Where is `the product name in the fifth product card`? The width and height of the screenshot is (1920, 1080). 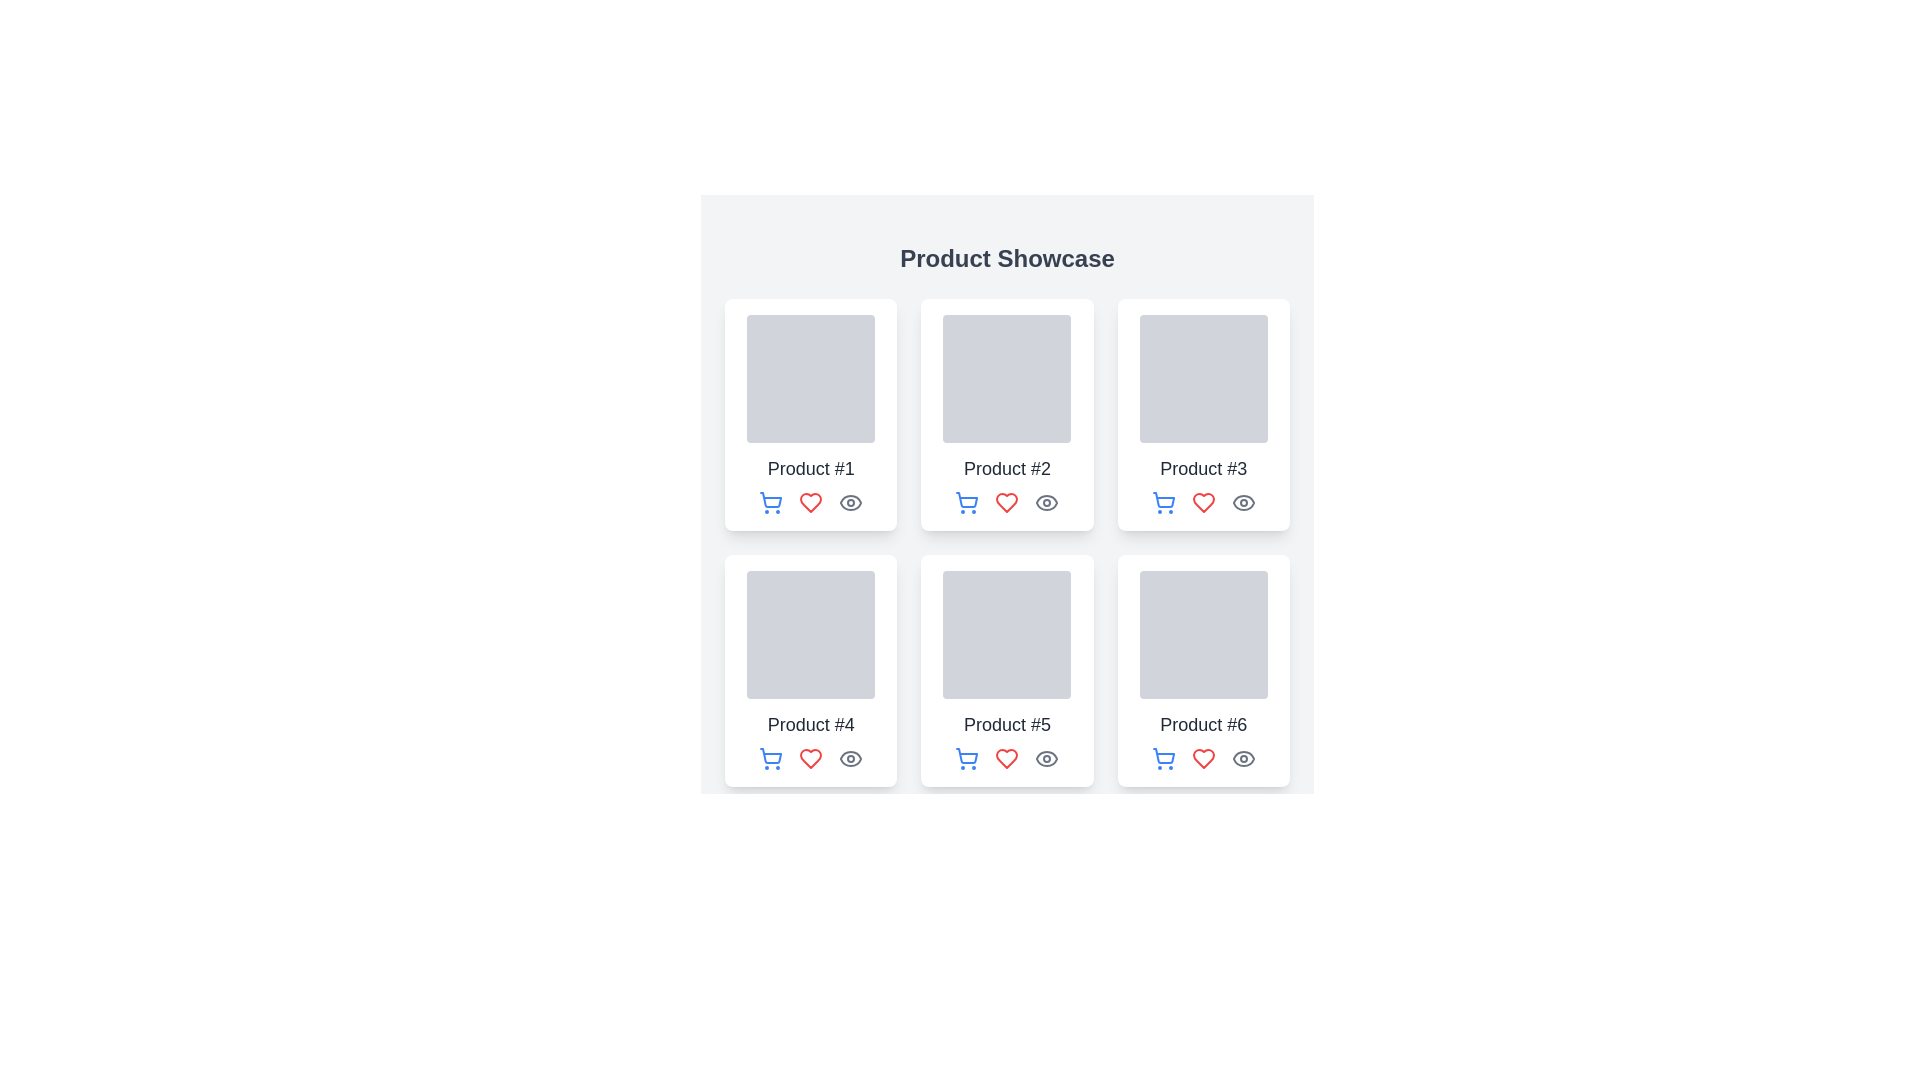
the product name in the fifth product card is located at coordinates (1007, 671).